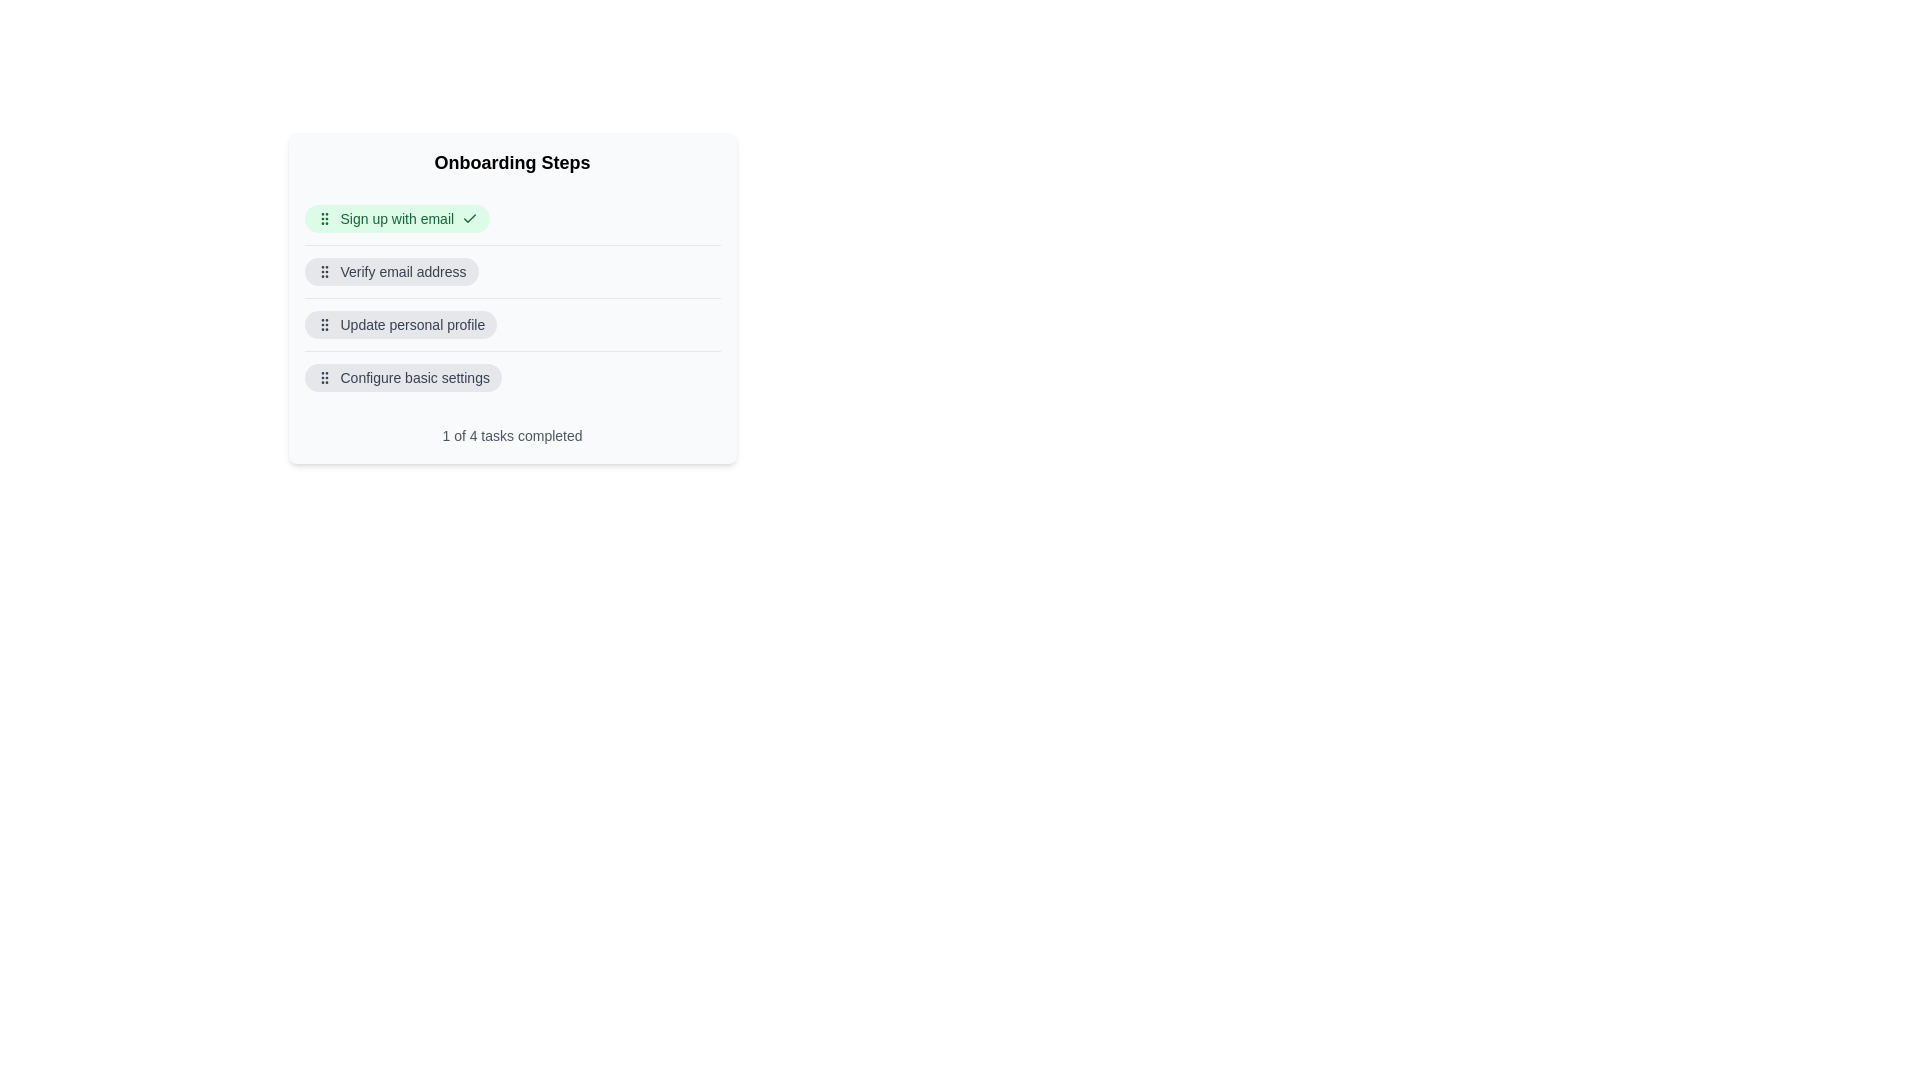  What do you see at coordinates (324, 378) in the screenshot?
I see `the drag handle represented by a multi-dot grip icon located towards the left of the 'Configure basic settings' rectangle` at bounding box center [324, 378].